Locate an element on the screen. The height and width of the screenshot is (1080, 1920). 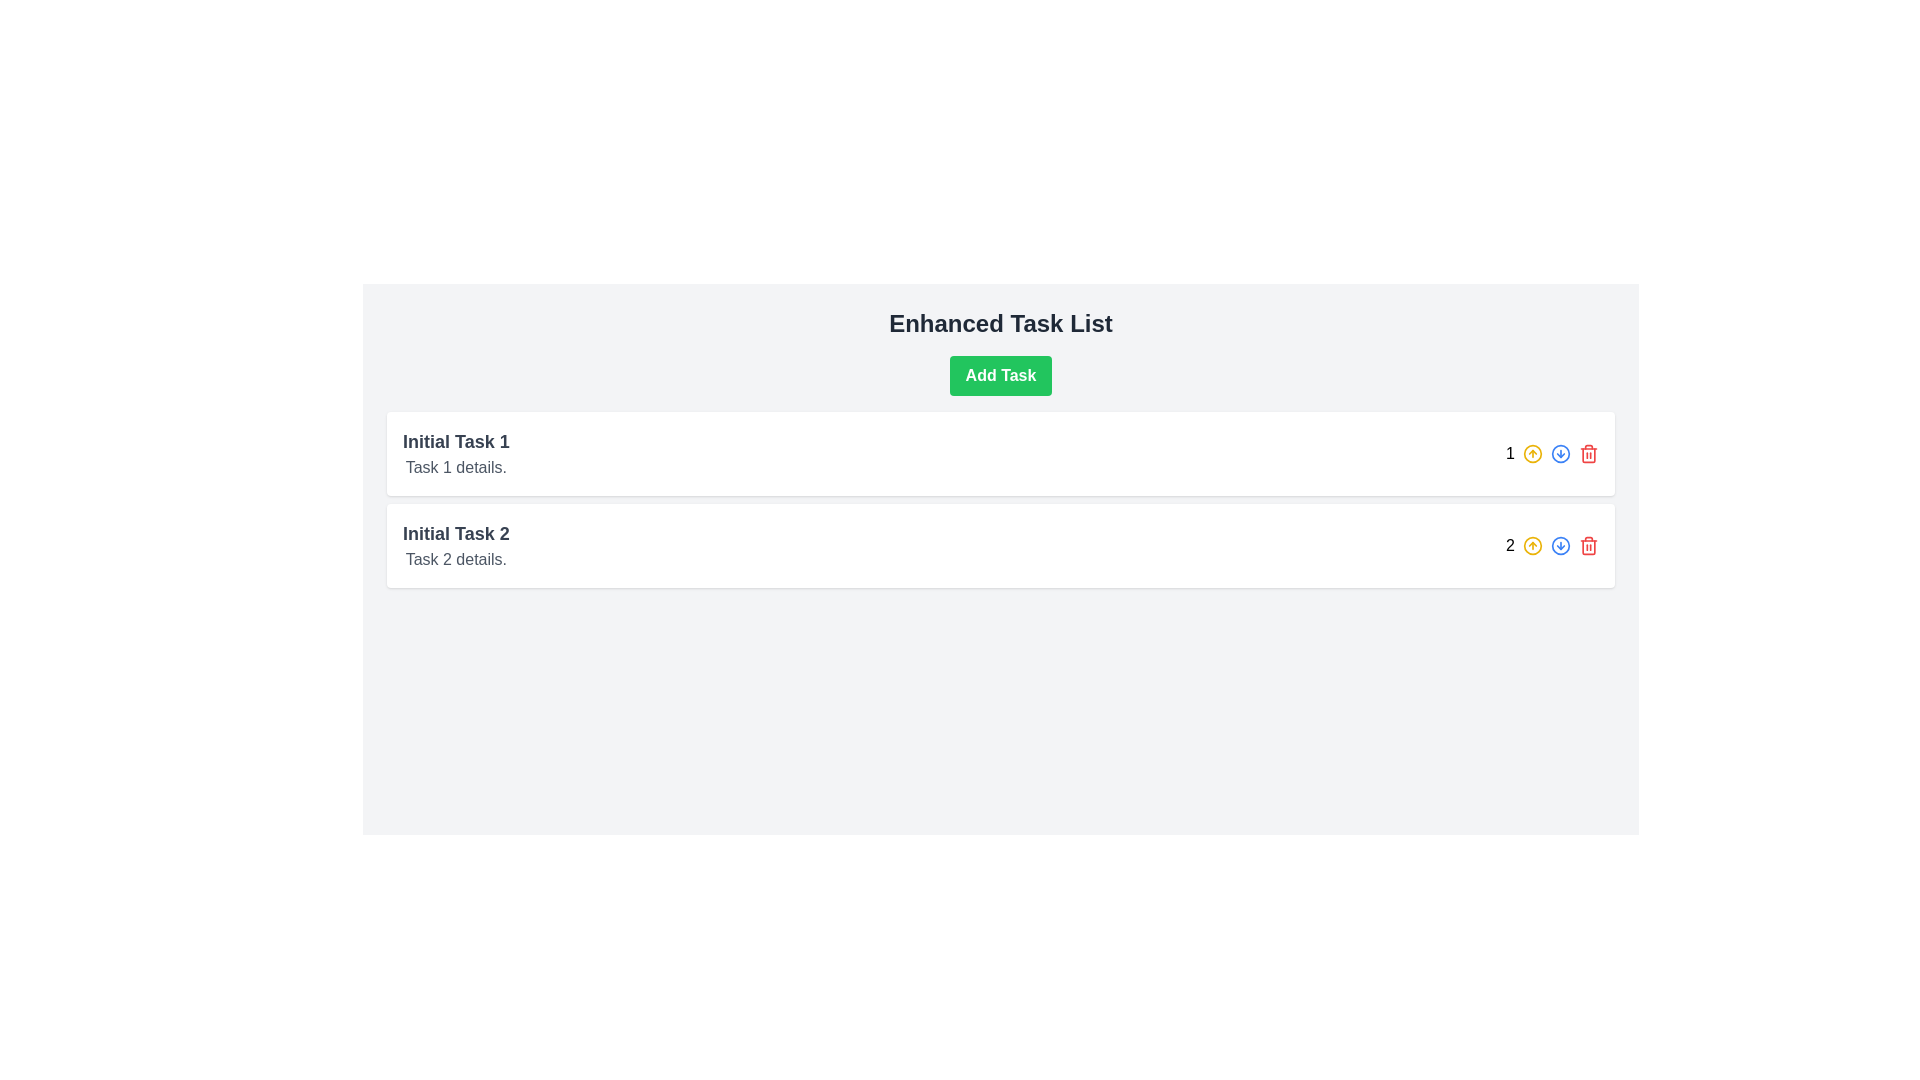
the text label displaying 'Task 1 details.' which is positioned directly below the 'Initial Task 1' heading in the first task card is located at coordinates (455, 467).